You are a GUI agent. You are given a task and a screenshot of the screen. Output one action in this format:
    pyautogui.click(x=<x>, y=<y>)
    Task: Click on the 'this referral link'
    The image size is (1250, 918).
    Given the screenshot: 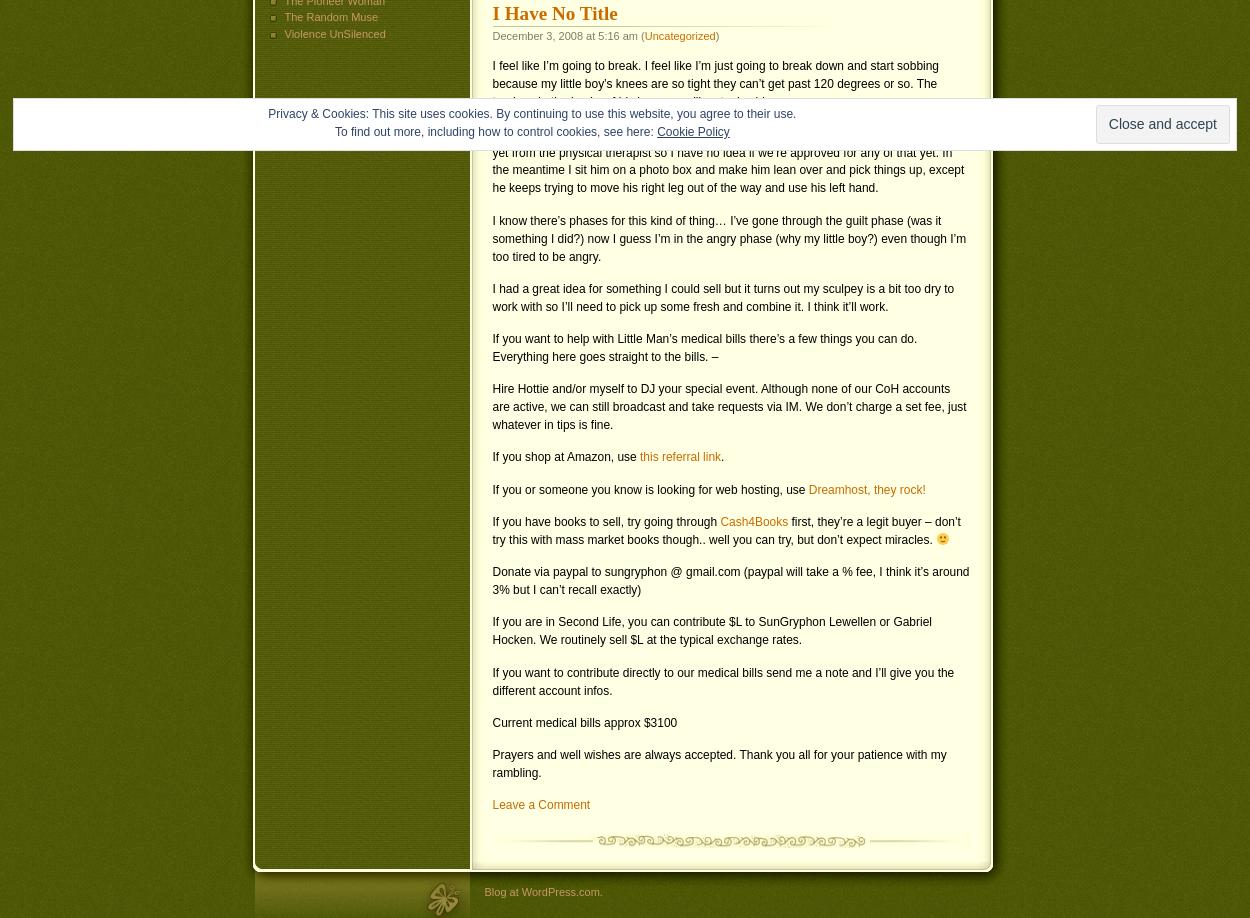 What is the action you would take?
    pyautogui.click(x=680, y=455)
    